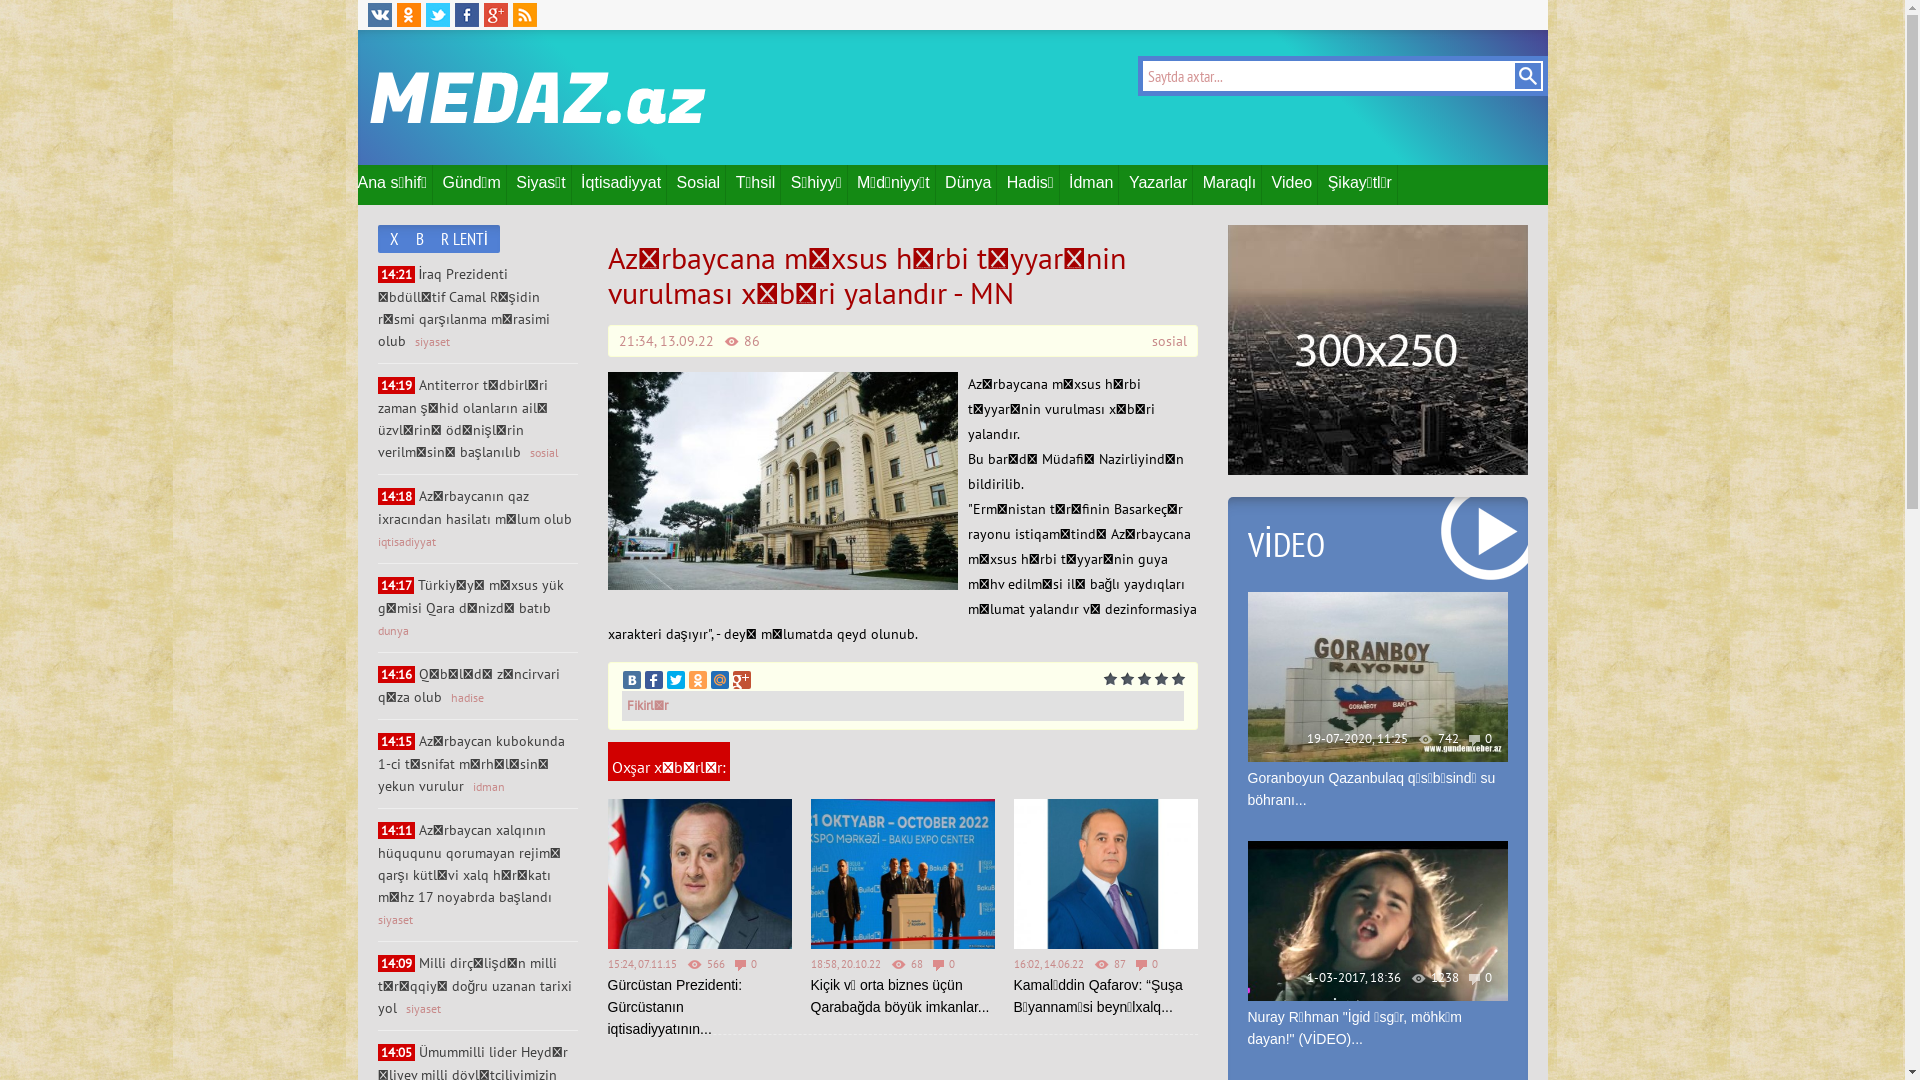 The width and height of the screenshot is (1920, 1080). I want to click on 'Twitter', so click(436, 15).